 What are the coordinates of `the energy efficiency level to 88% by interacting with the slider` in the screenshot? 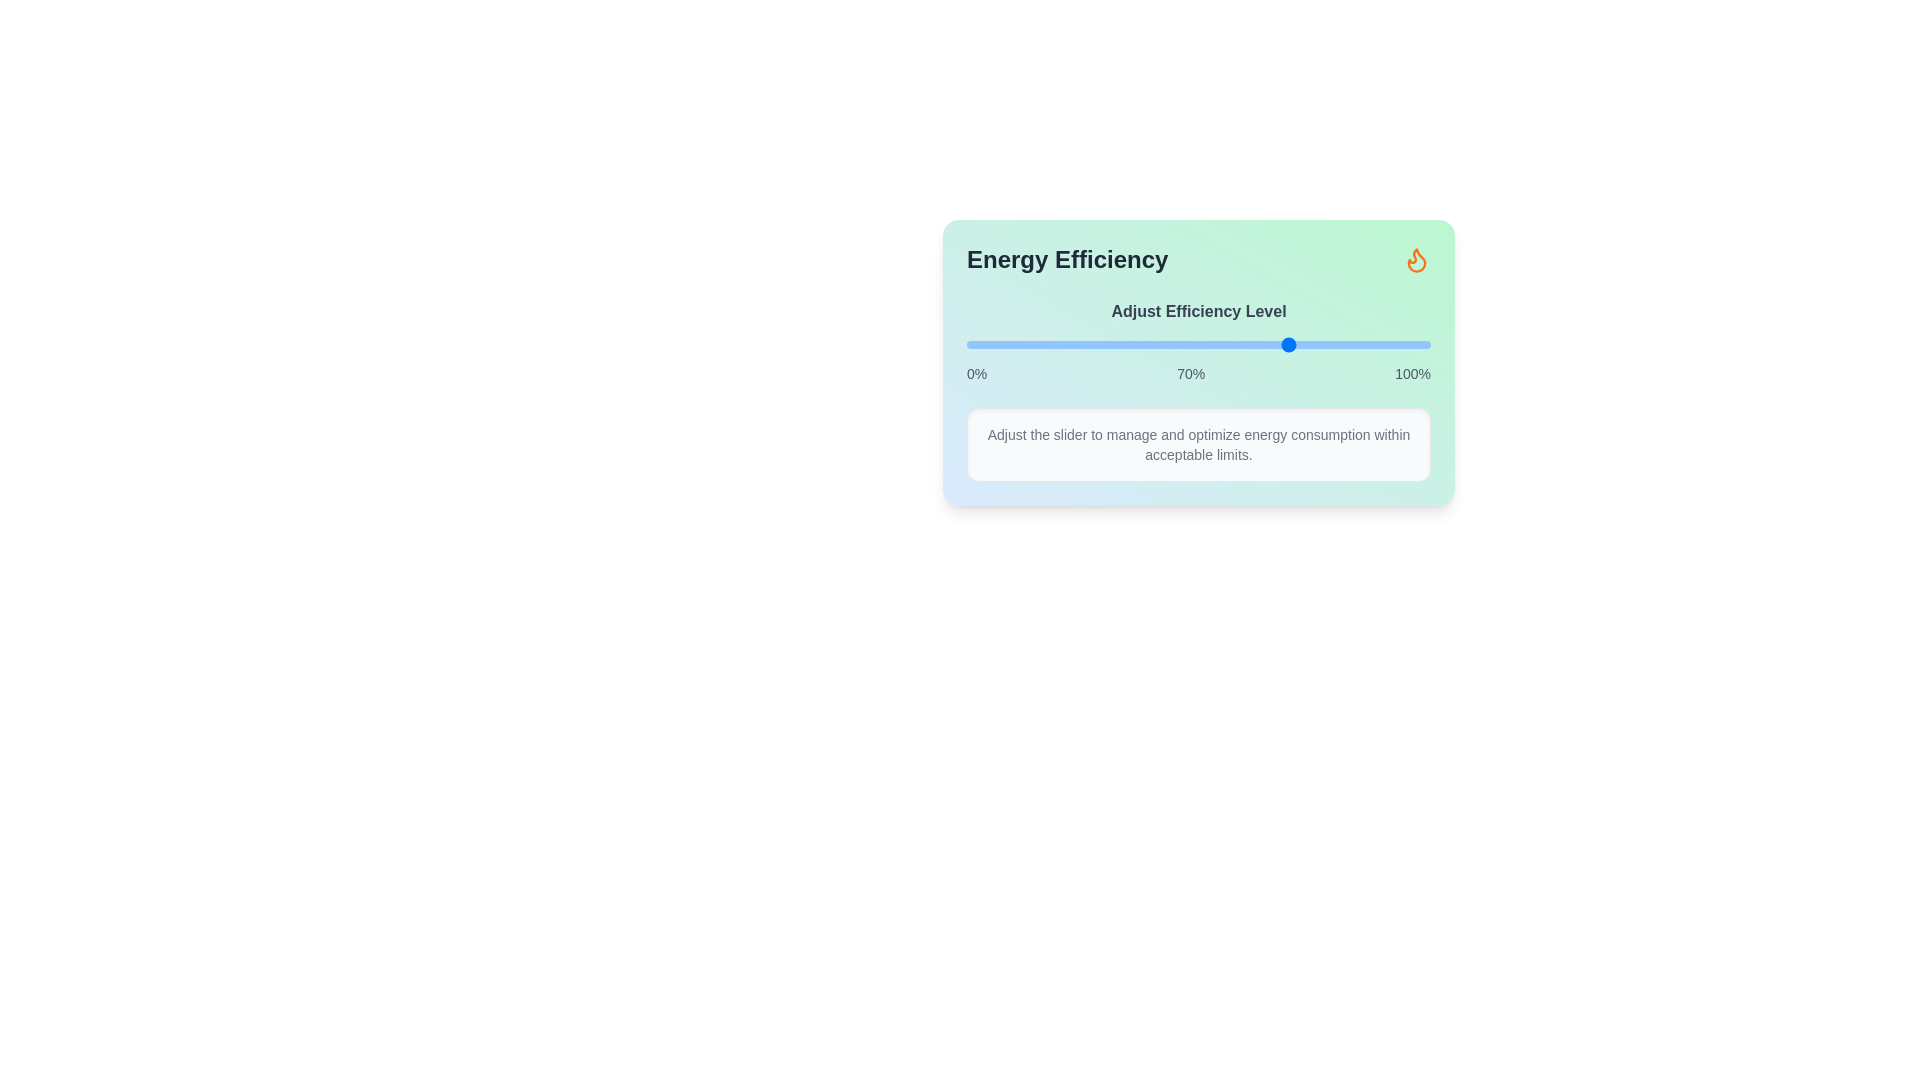 It's located at (1374, 343).